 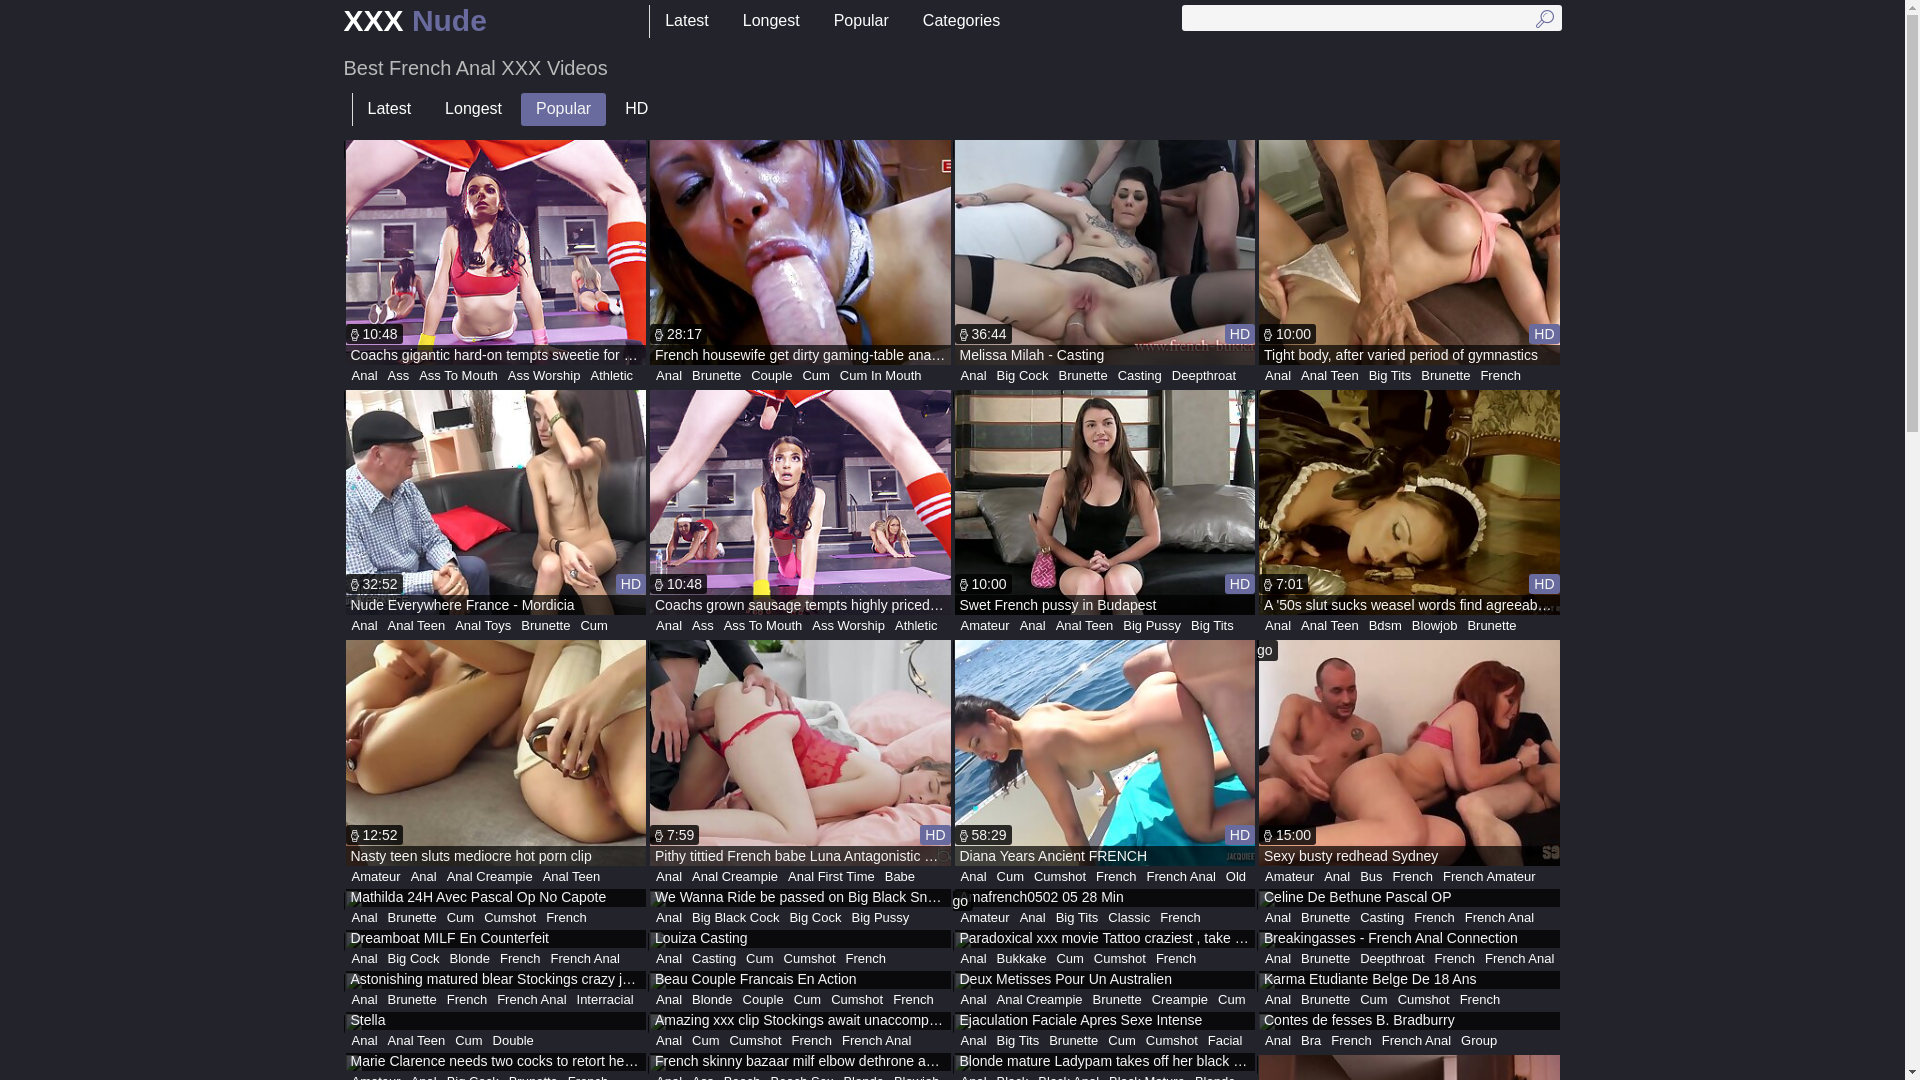 What do you see at coordinates (364, 375) in the screenshot?
I see `'Anal'` at bounding box center [364, 375].